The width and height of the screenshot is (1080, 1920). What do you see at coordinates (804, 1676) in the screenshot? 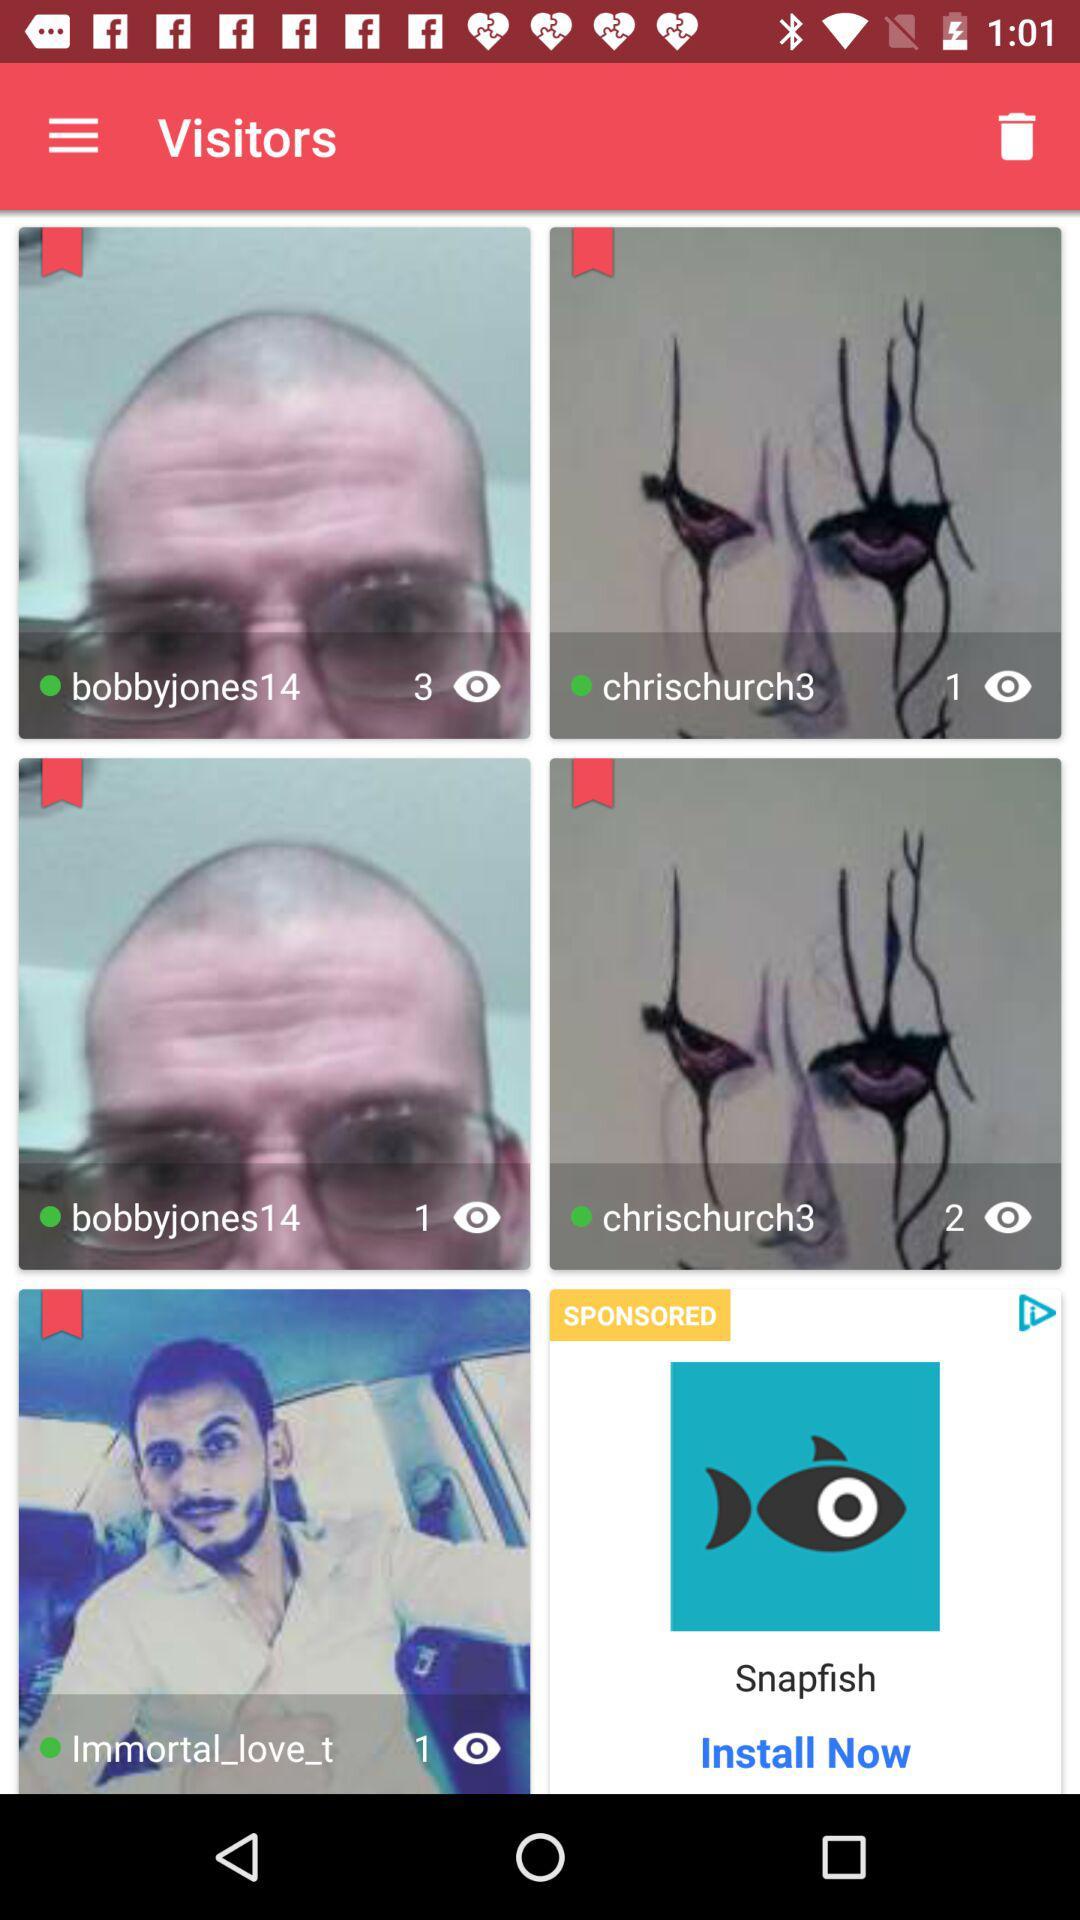
I see `the item above install now` at bounding box center [804, 1676].